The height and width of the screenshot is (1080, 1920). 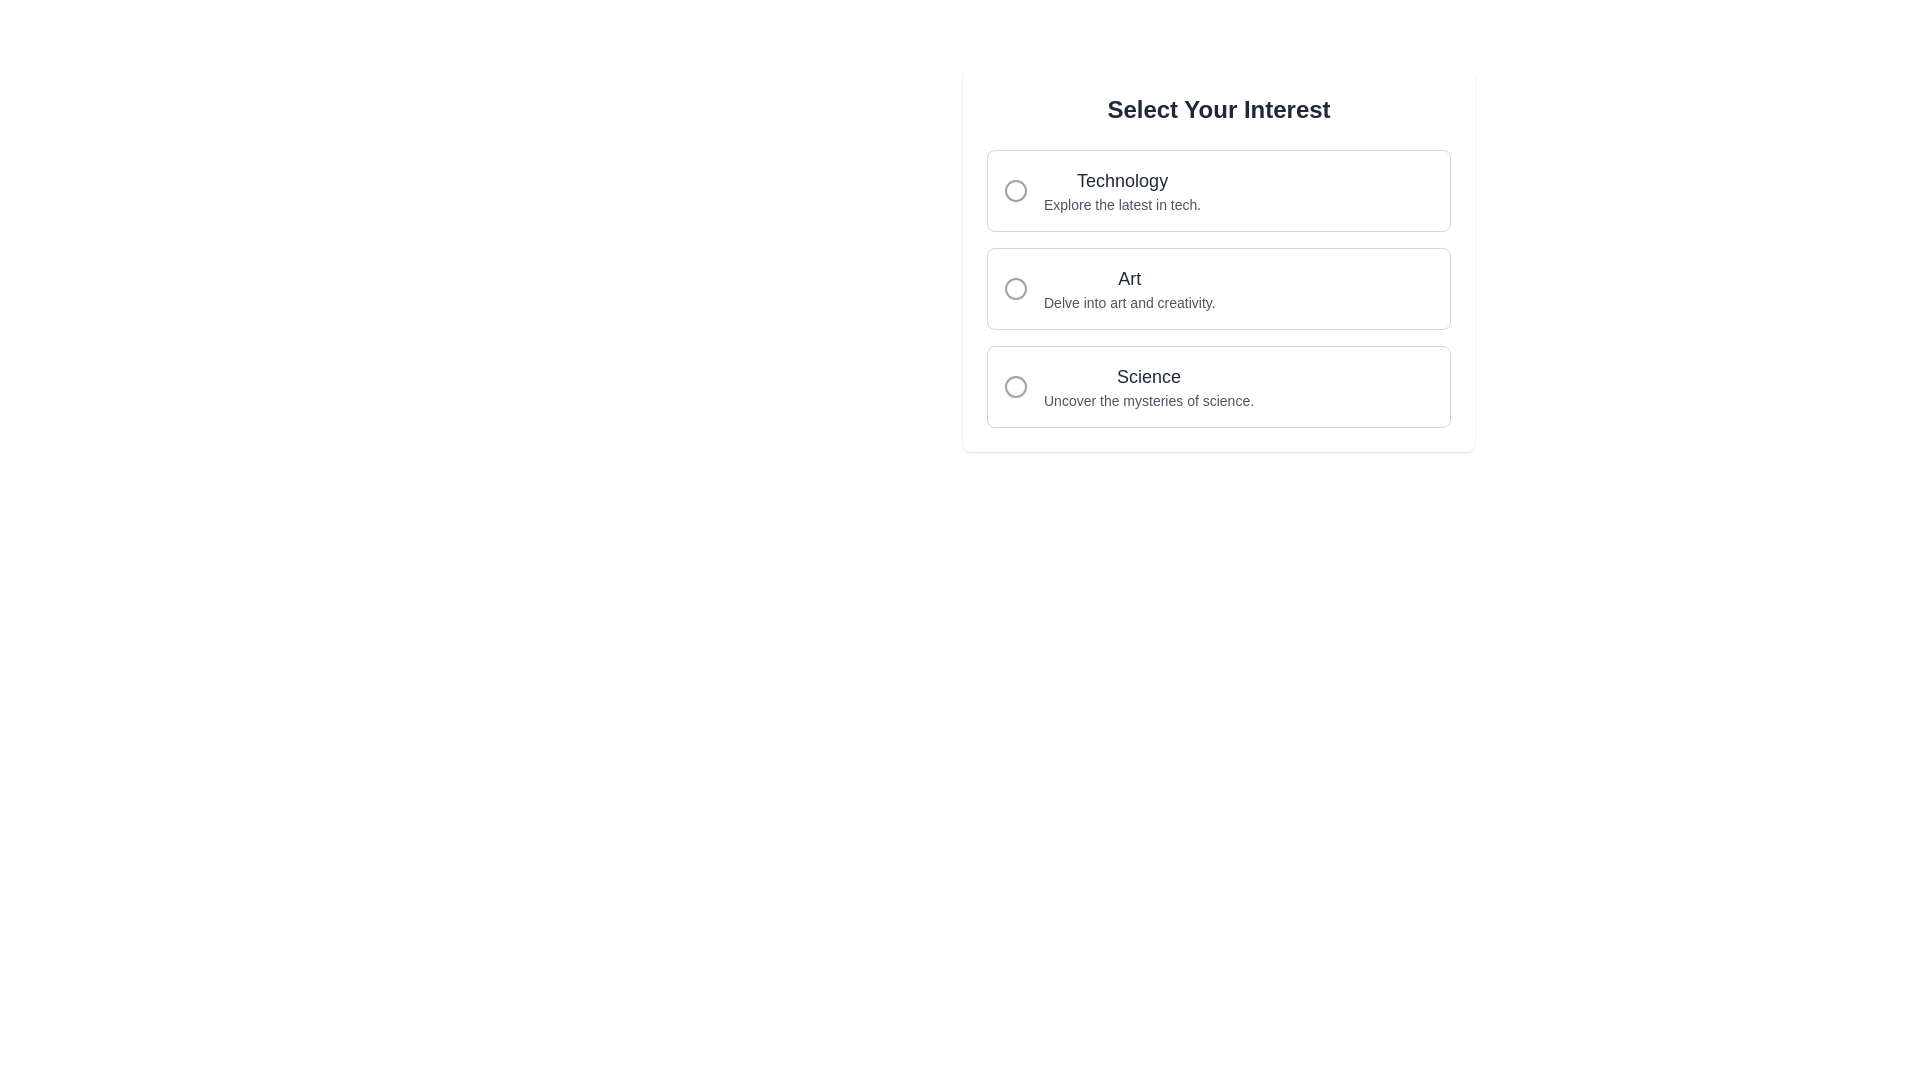 I want to click on the text label that provides a brief description or subtitle for the 'Art' option in the selection list, located directly below the text 'Art', so click(x=1129, y=303).